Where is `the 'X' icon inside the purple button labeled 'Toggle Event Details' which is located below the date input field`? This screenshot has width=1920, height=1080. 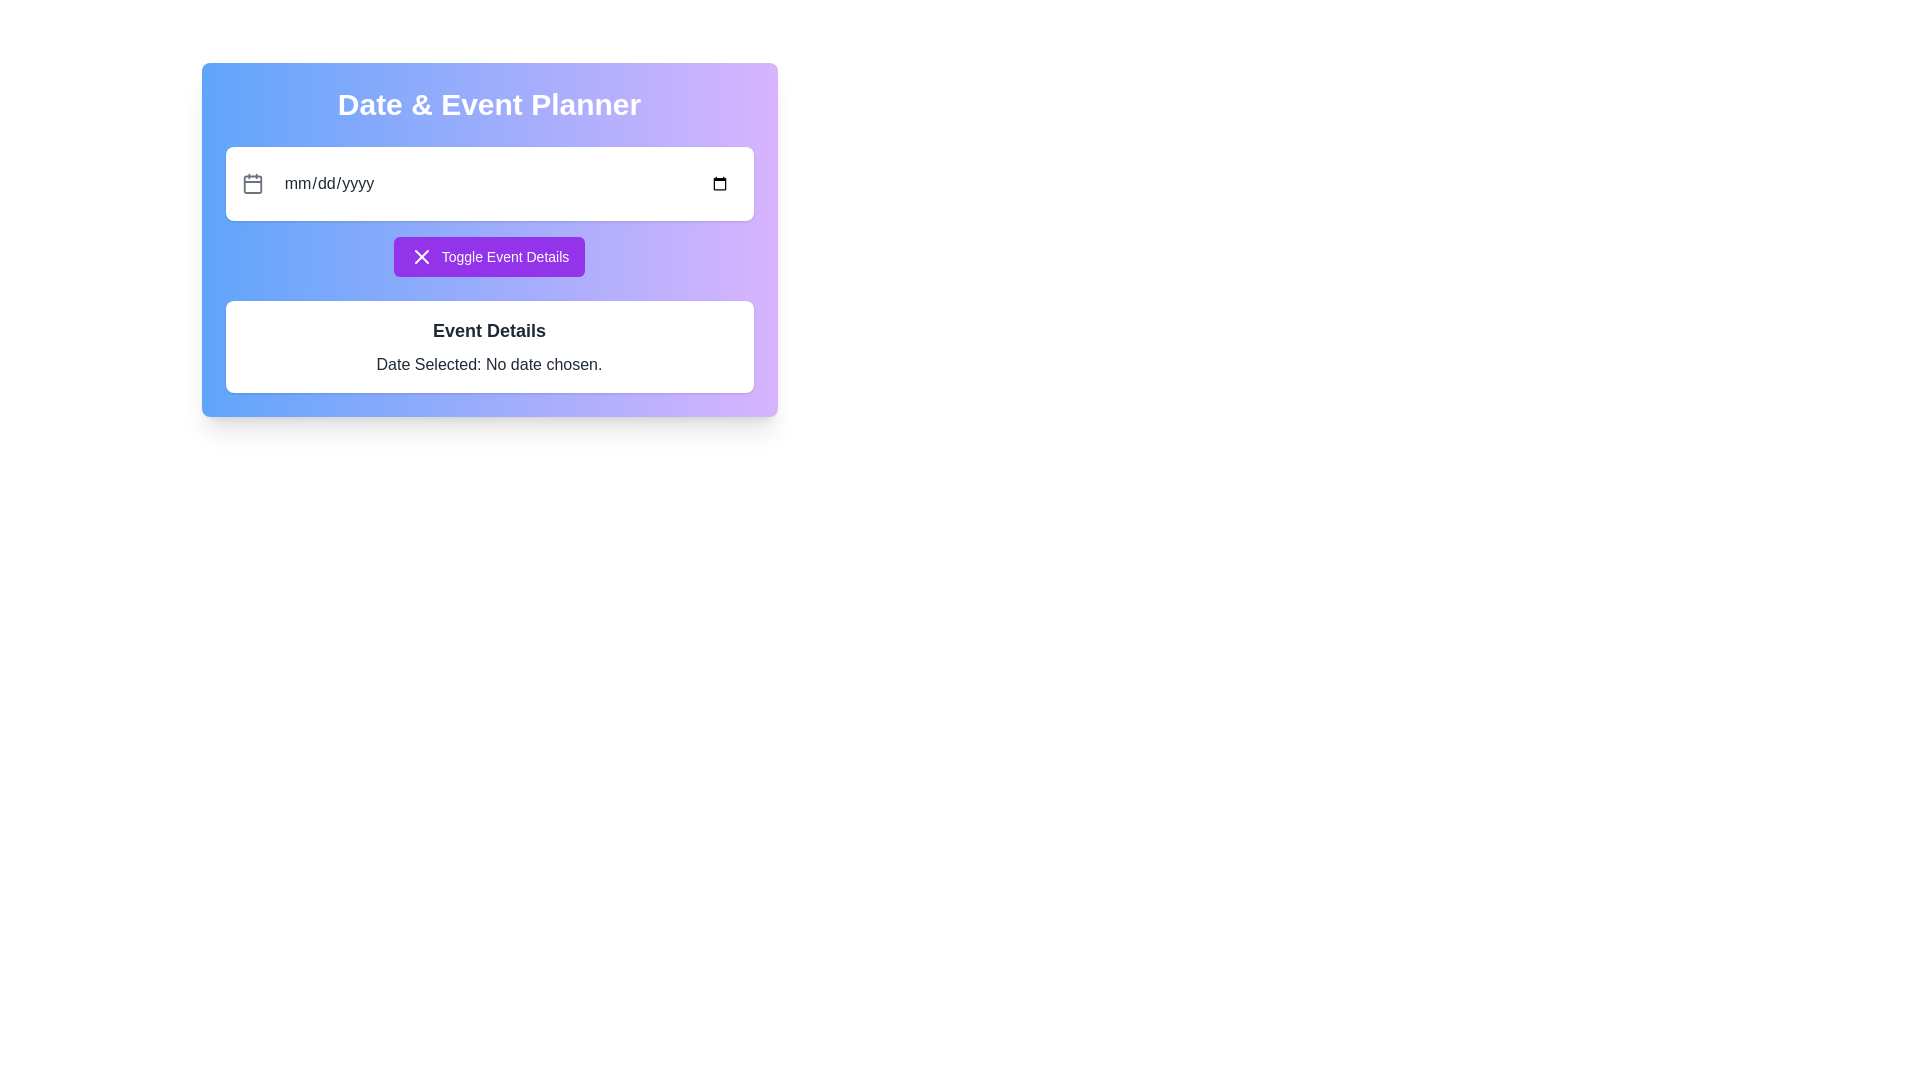
the 'X' icon inside the purple button labeled 'Toggle Event Details' which is located below the date input field is located at coordinates (420, 256).